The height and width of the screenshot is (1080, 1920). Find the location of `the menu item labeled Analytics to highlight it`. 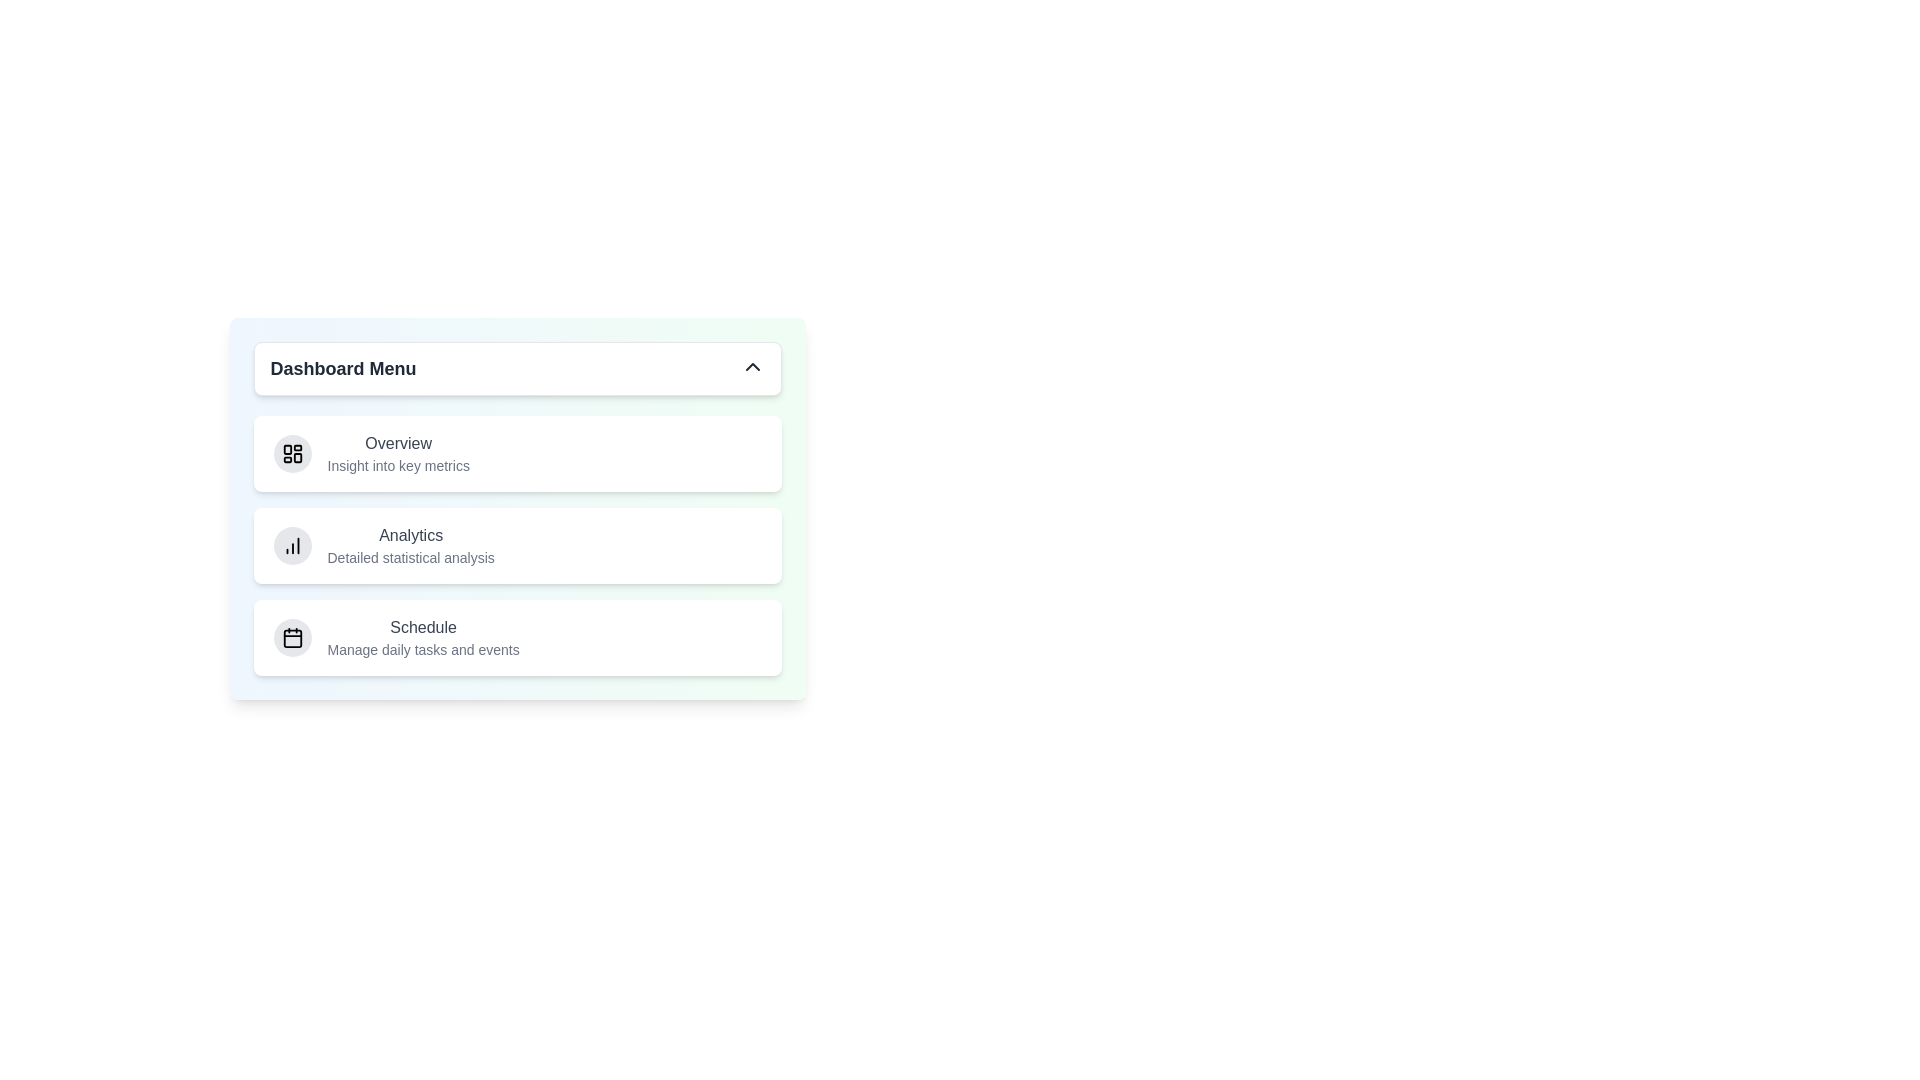

the menu item labeled Analytics to highlight it is located at coordinates (410, 535).